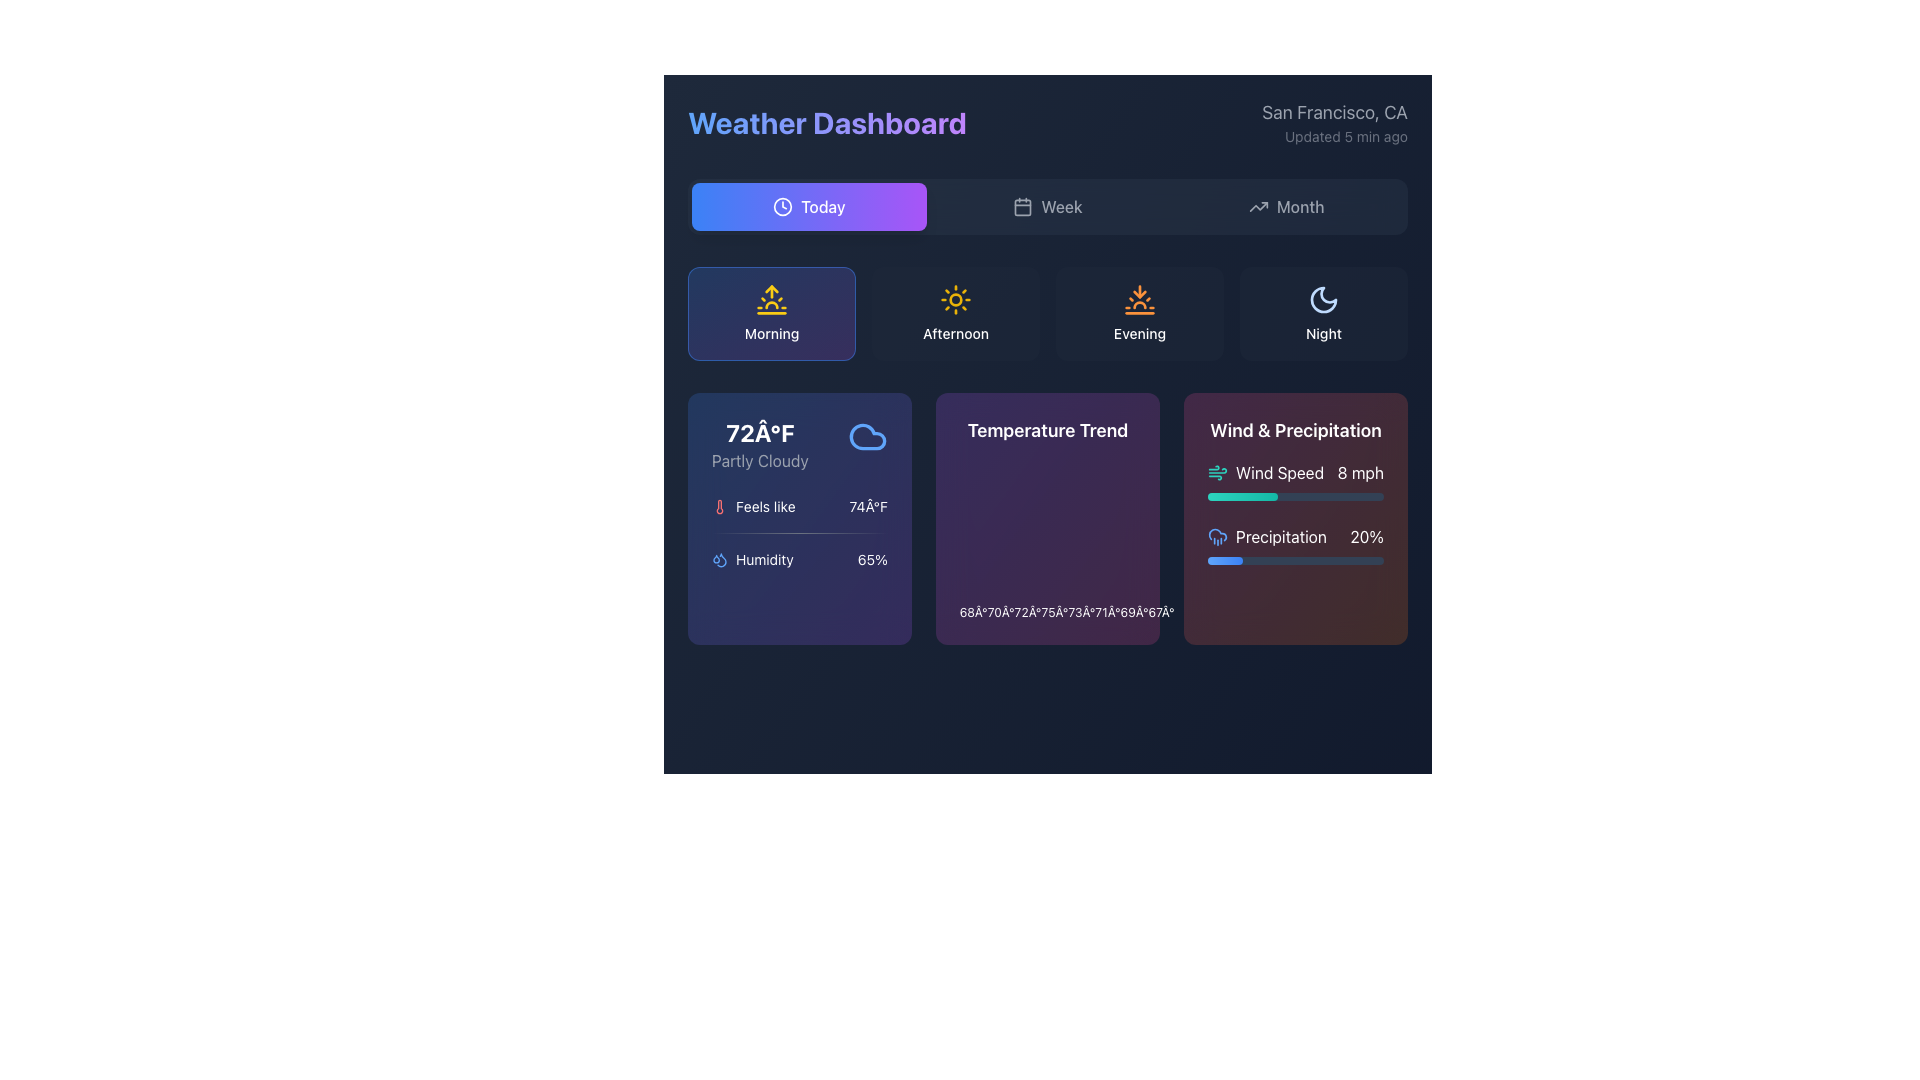 This screenshot has width=1920, height=1080. Describe the element at coordinates (1367, 496) in the screenshot. I see `precipitation level` at that location.